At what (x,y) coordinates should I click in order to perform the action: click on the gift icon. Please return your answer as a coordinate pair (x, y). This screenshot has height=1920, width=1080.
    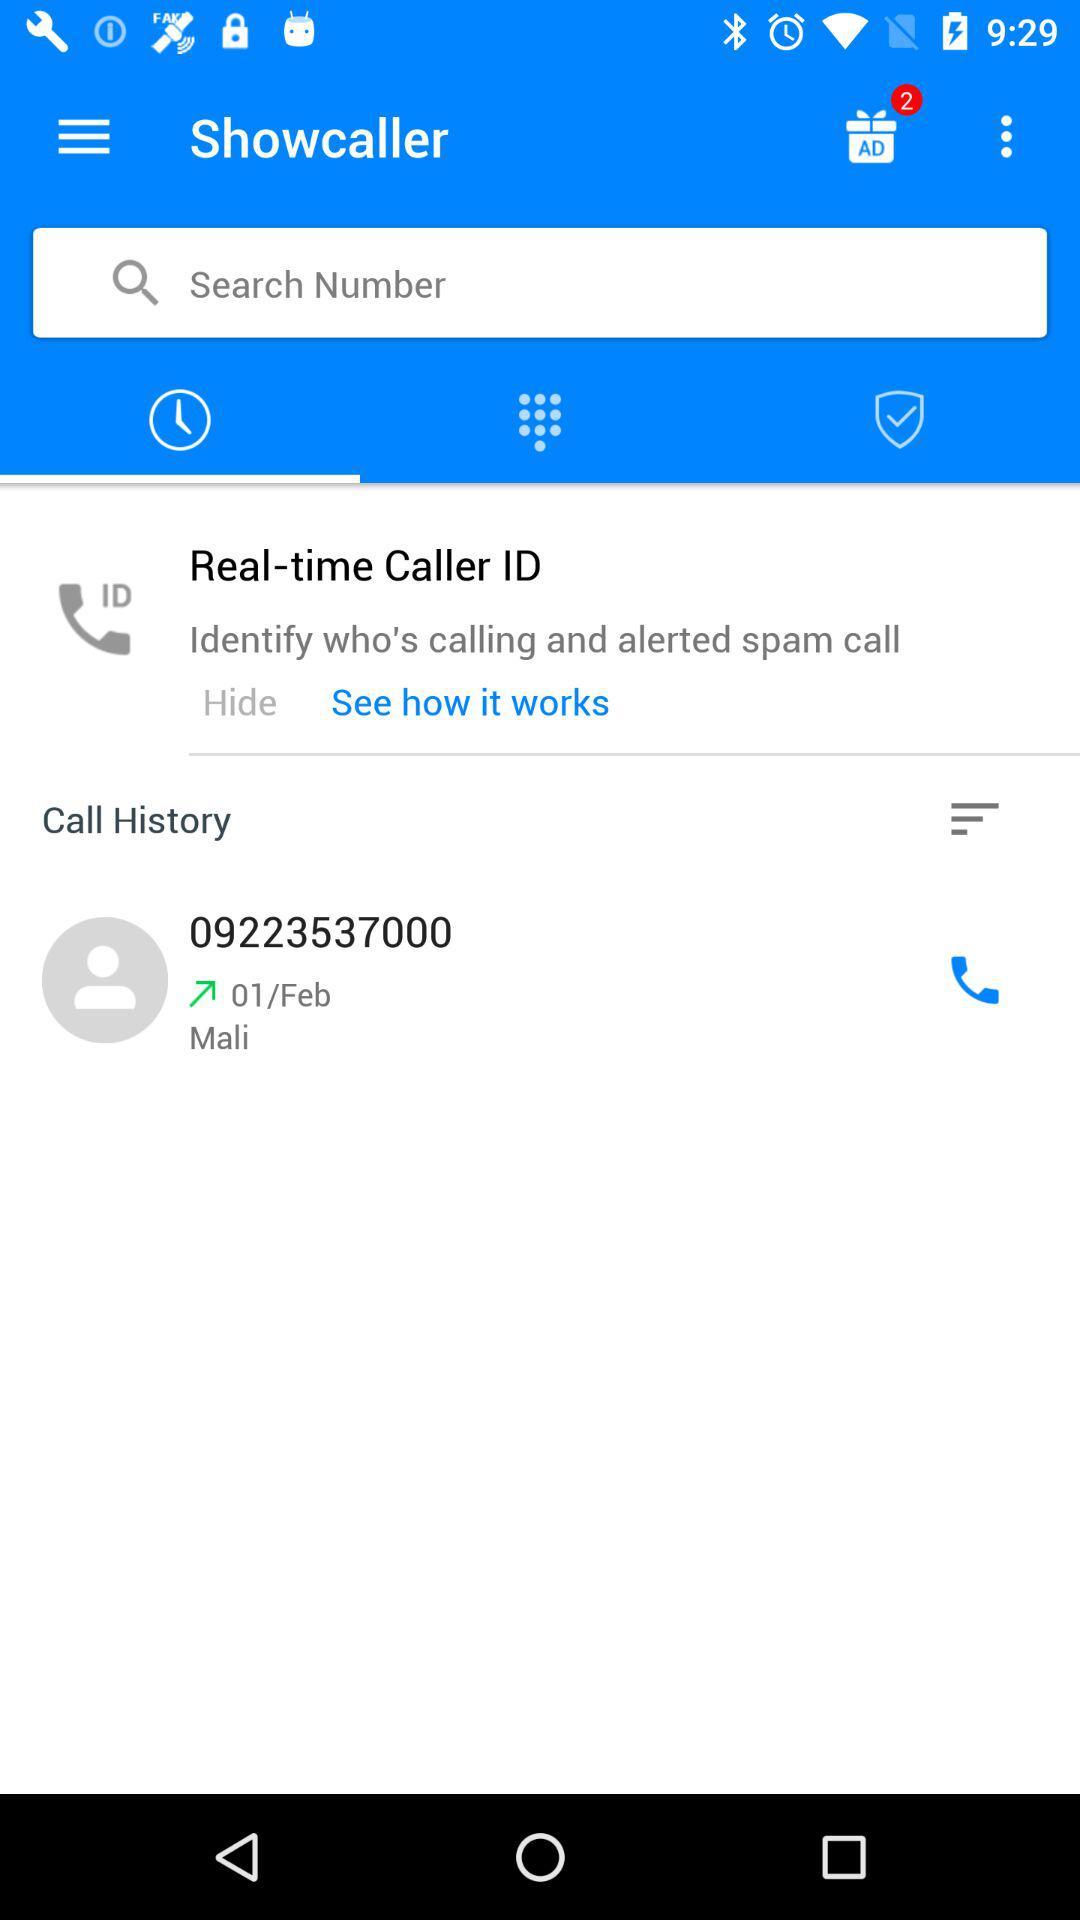
    Looking at the image, I should click on (869, 135).